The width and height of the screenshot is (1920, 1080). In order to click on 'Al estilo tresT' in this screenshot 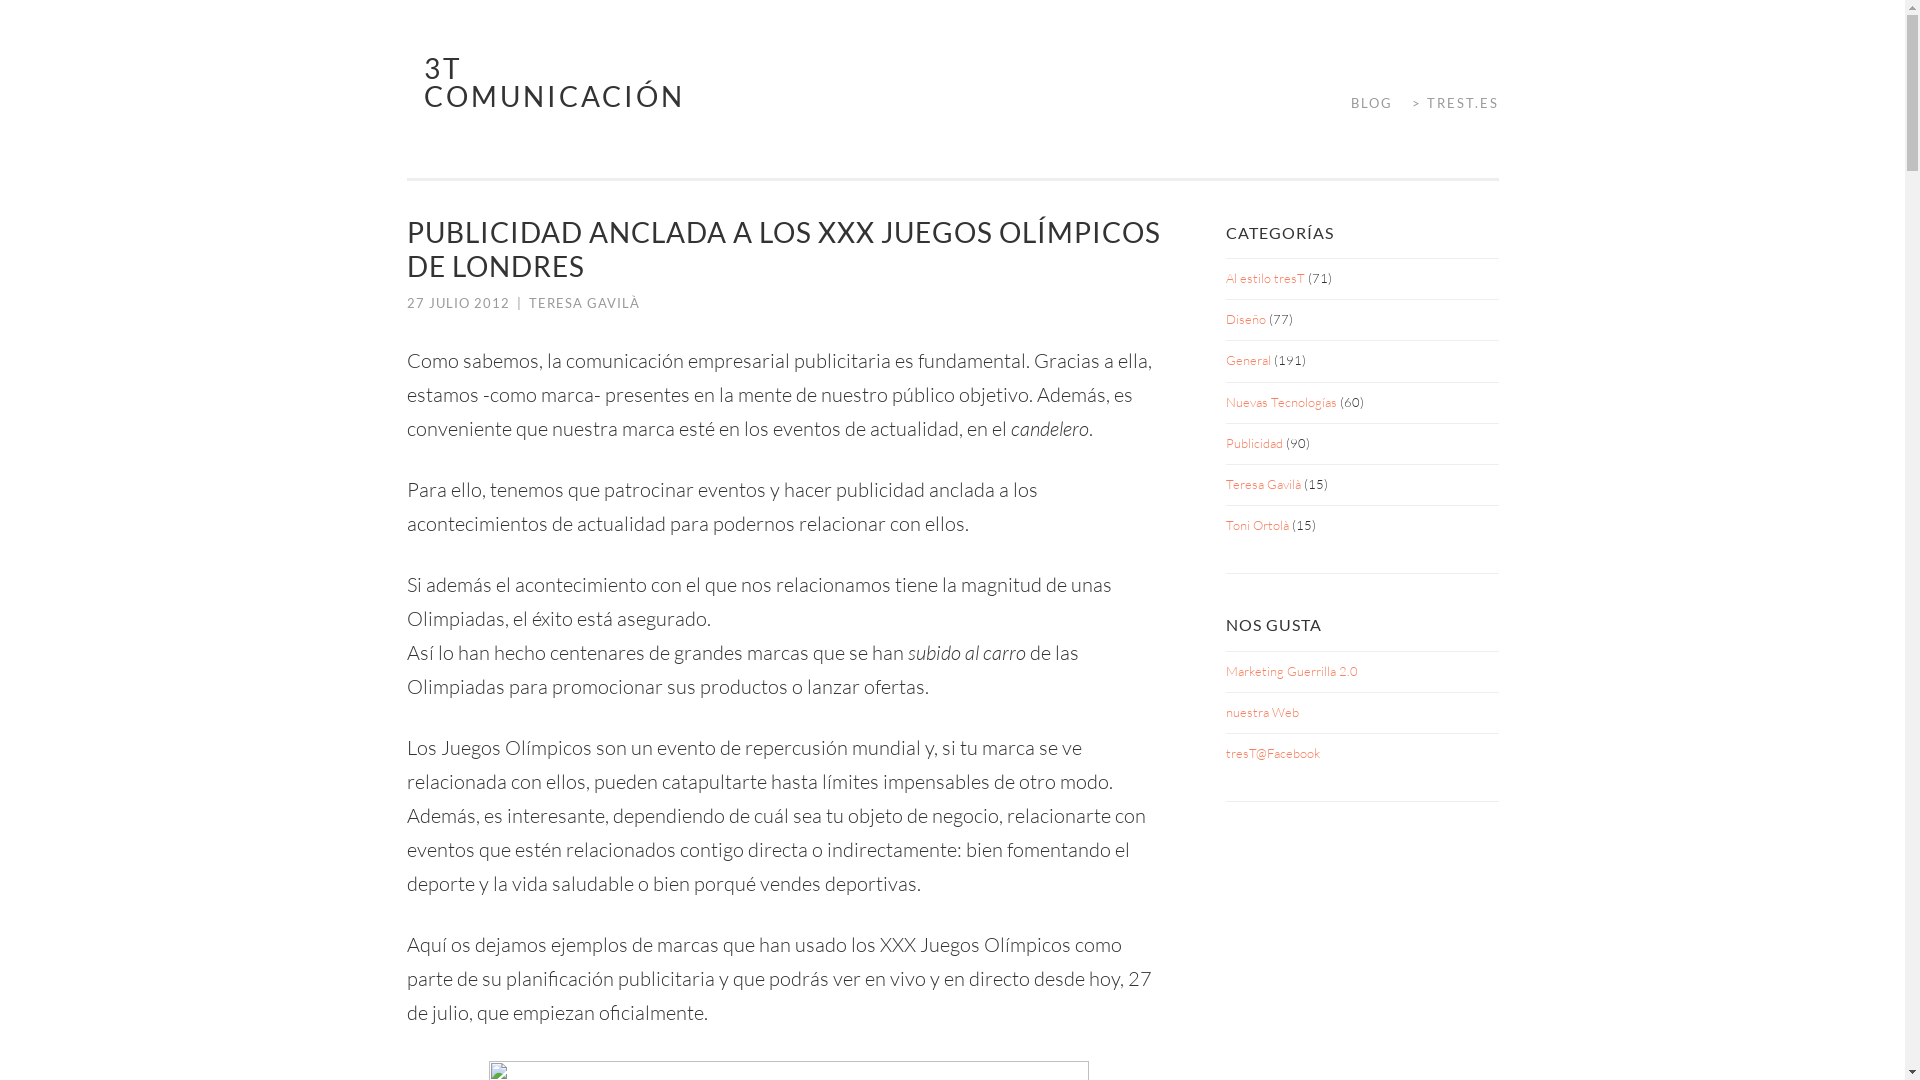, I will do `click(1224, 277)`.